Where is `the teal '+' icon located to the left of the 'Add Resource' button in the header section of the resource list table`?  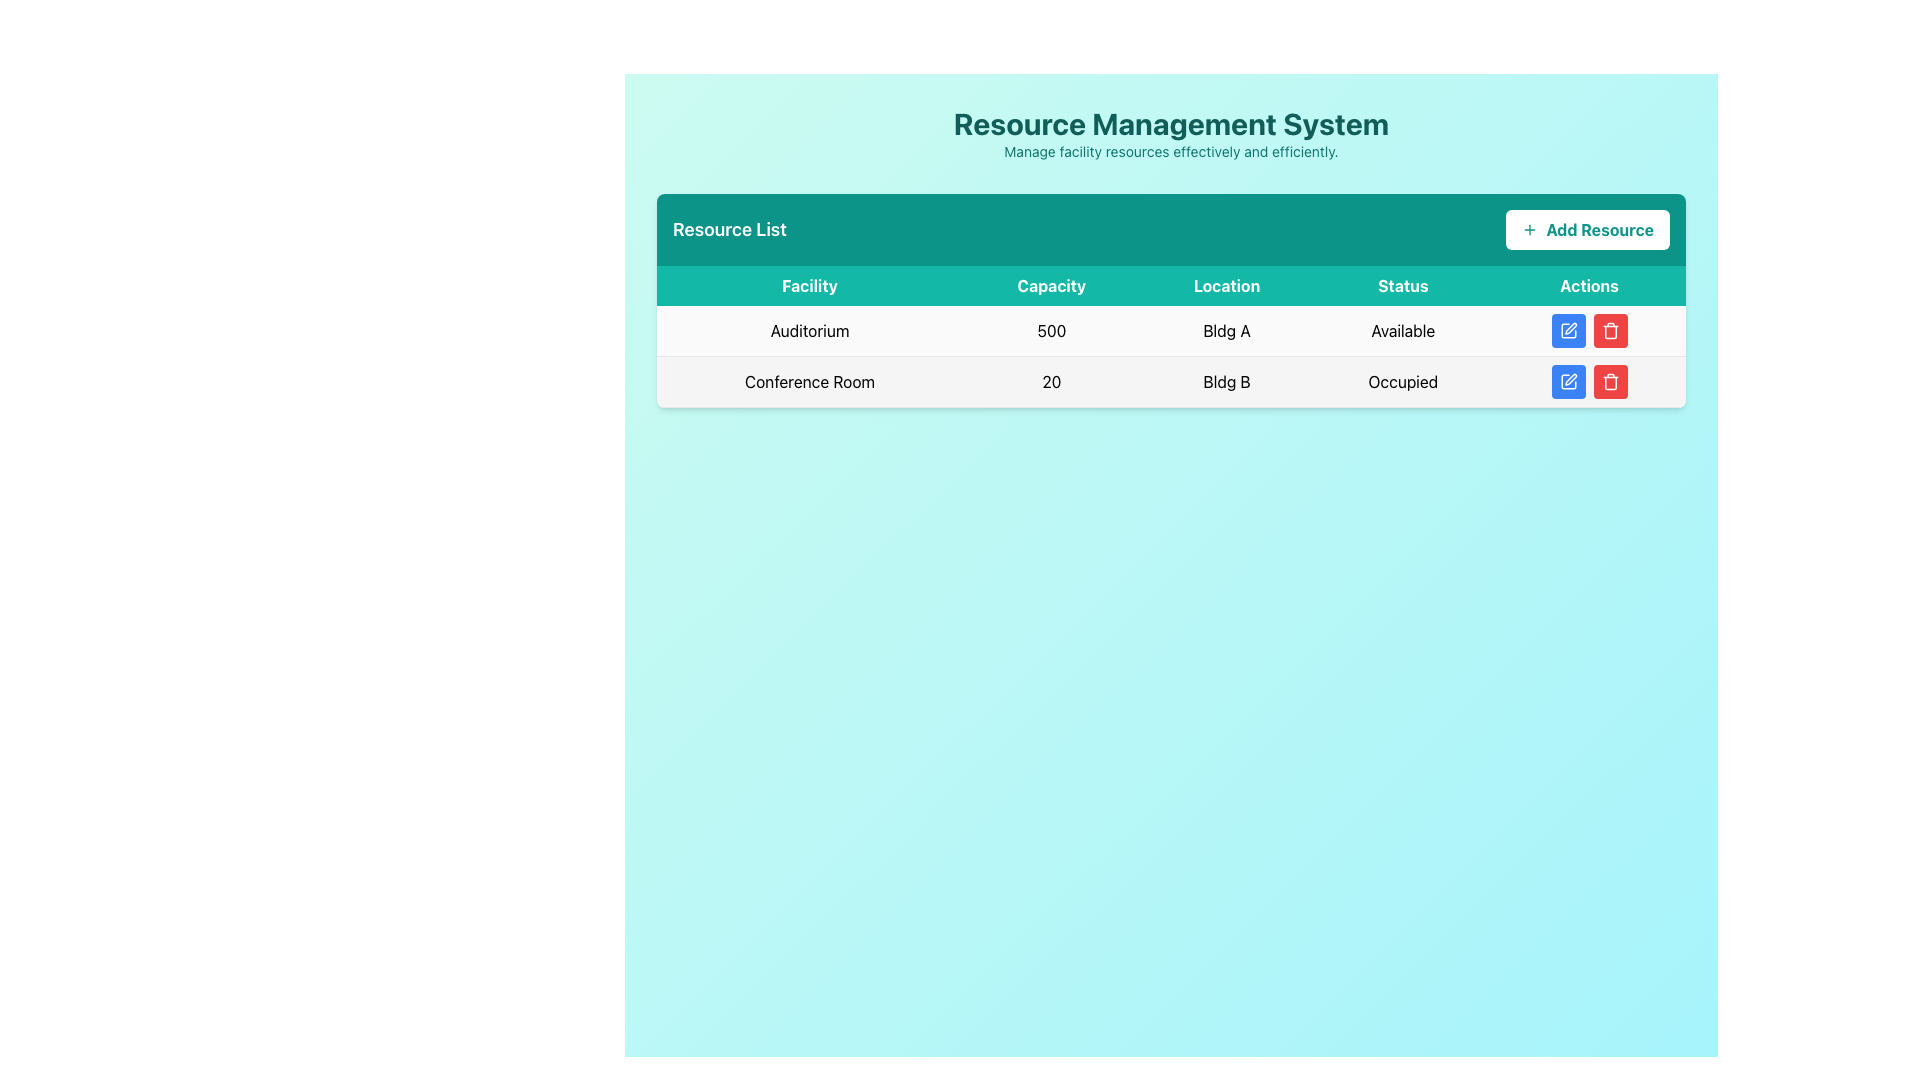 the teal '+' icon located to the left of the 'Add Resource' button in the header section of the resource list table is located at coordinates (1529, 229).